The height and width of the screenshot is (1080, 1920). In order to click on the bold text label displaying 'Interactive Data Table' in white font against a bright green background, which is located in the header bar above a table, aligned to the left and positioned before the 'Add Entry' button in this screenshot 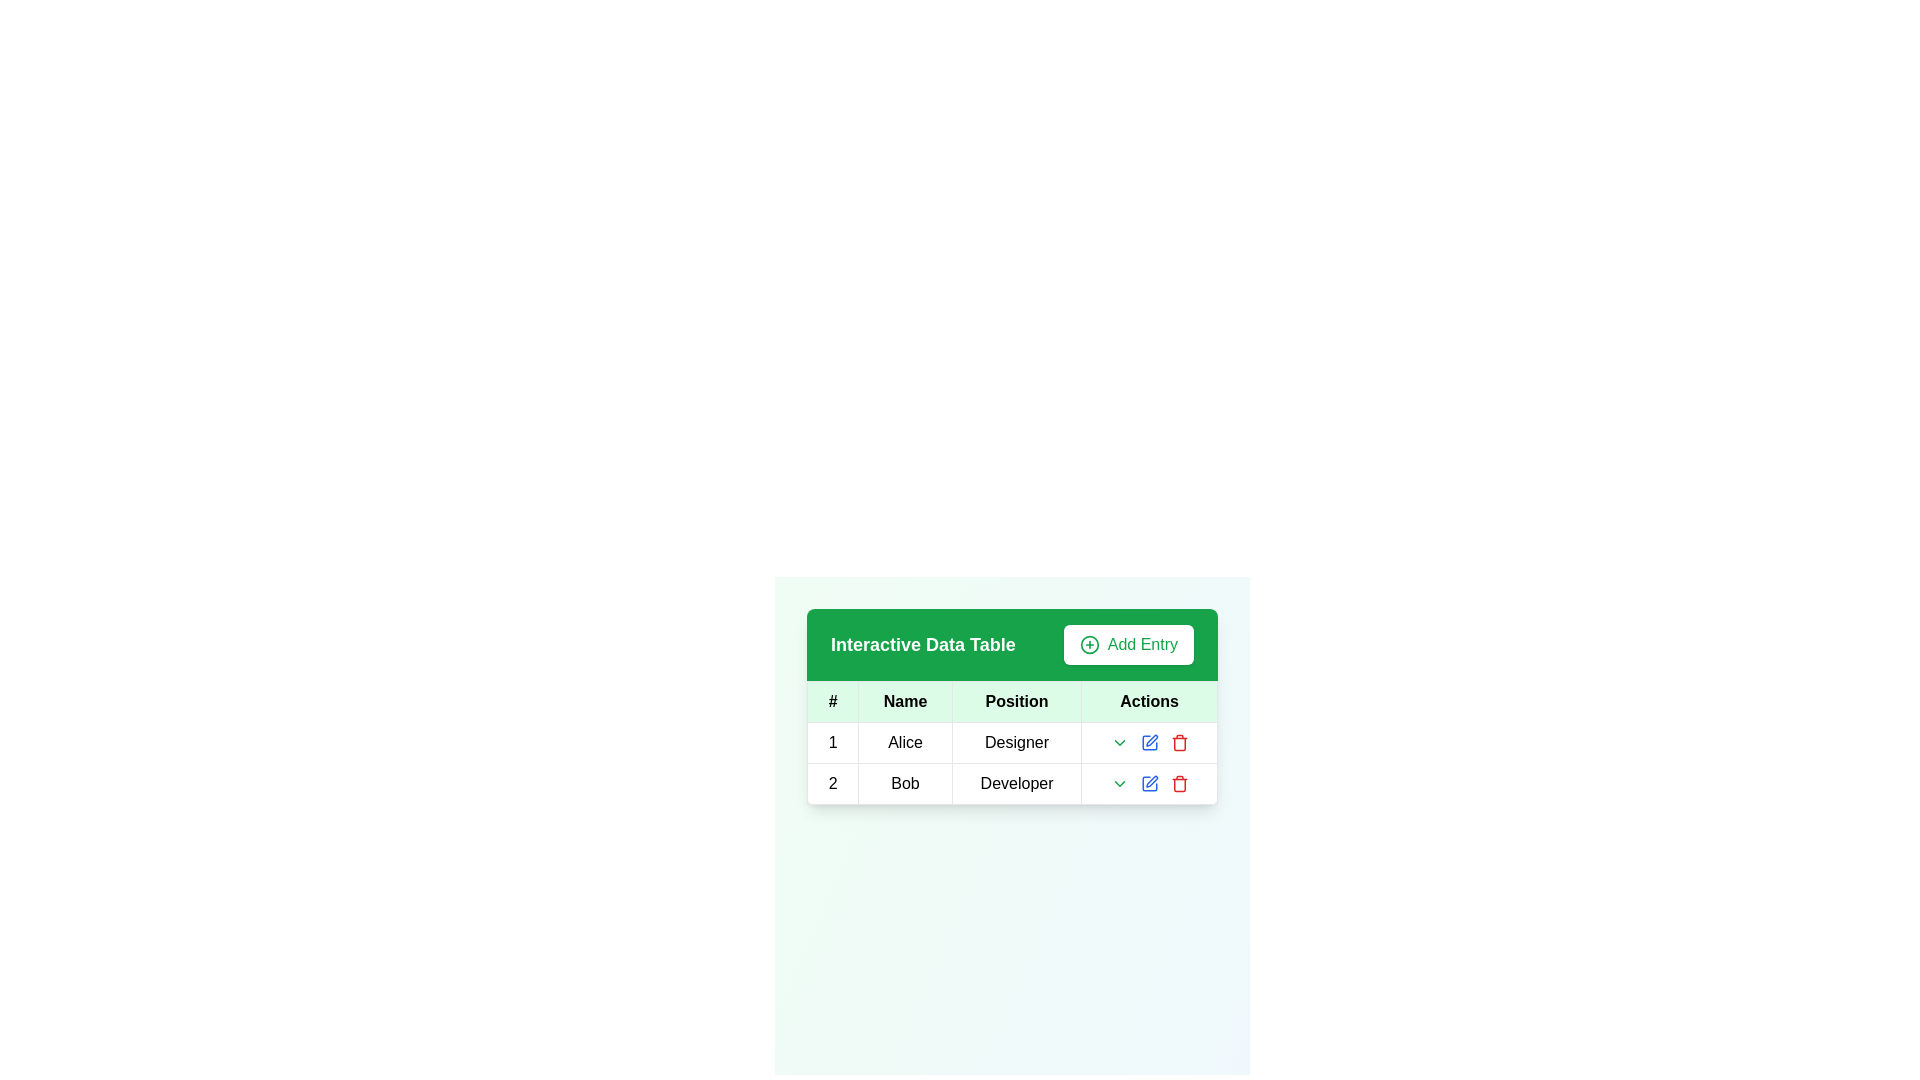, I will do `click(922, 644)`.